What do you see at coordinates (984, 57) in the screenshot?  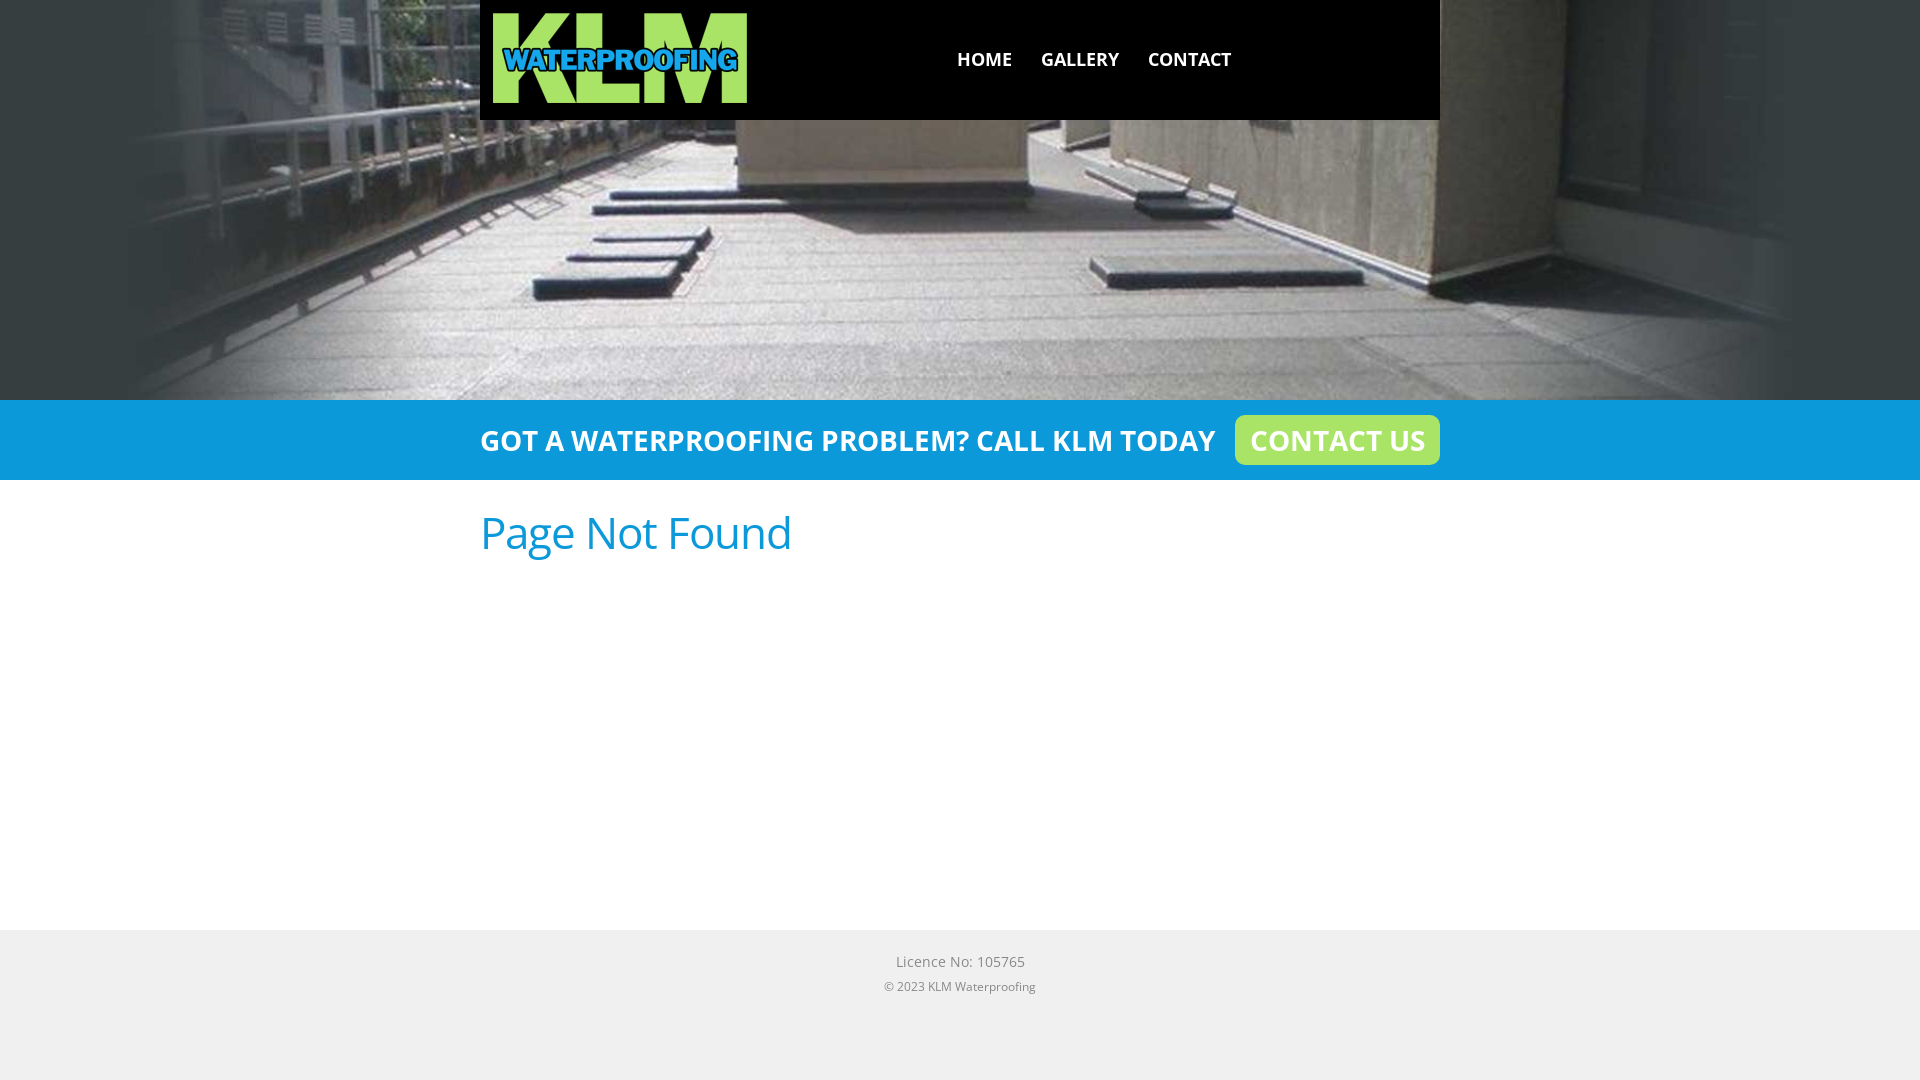 I see `'HOME'` at bounding box center [984, 57].